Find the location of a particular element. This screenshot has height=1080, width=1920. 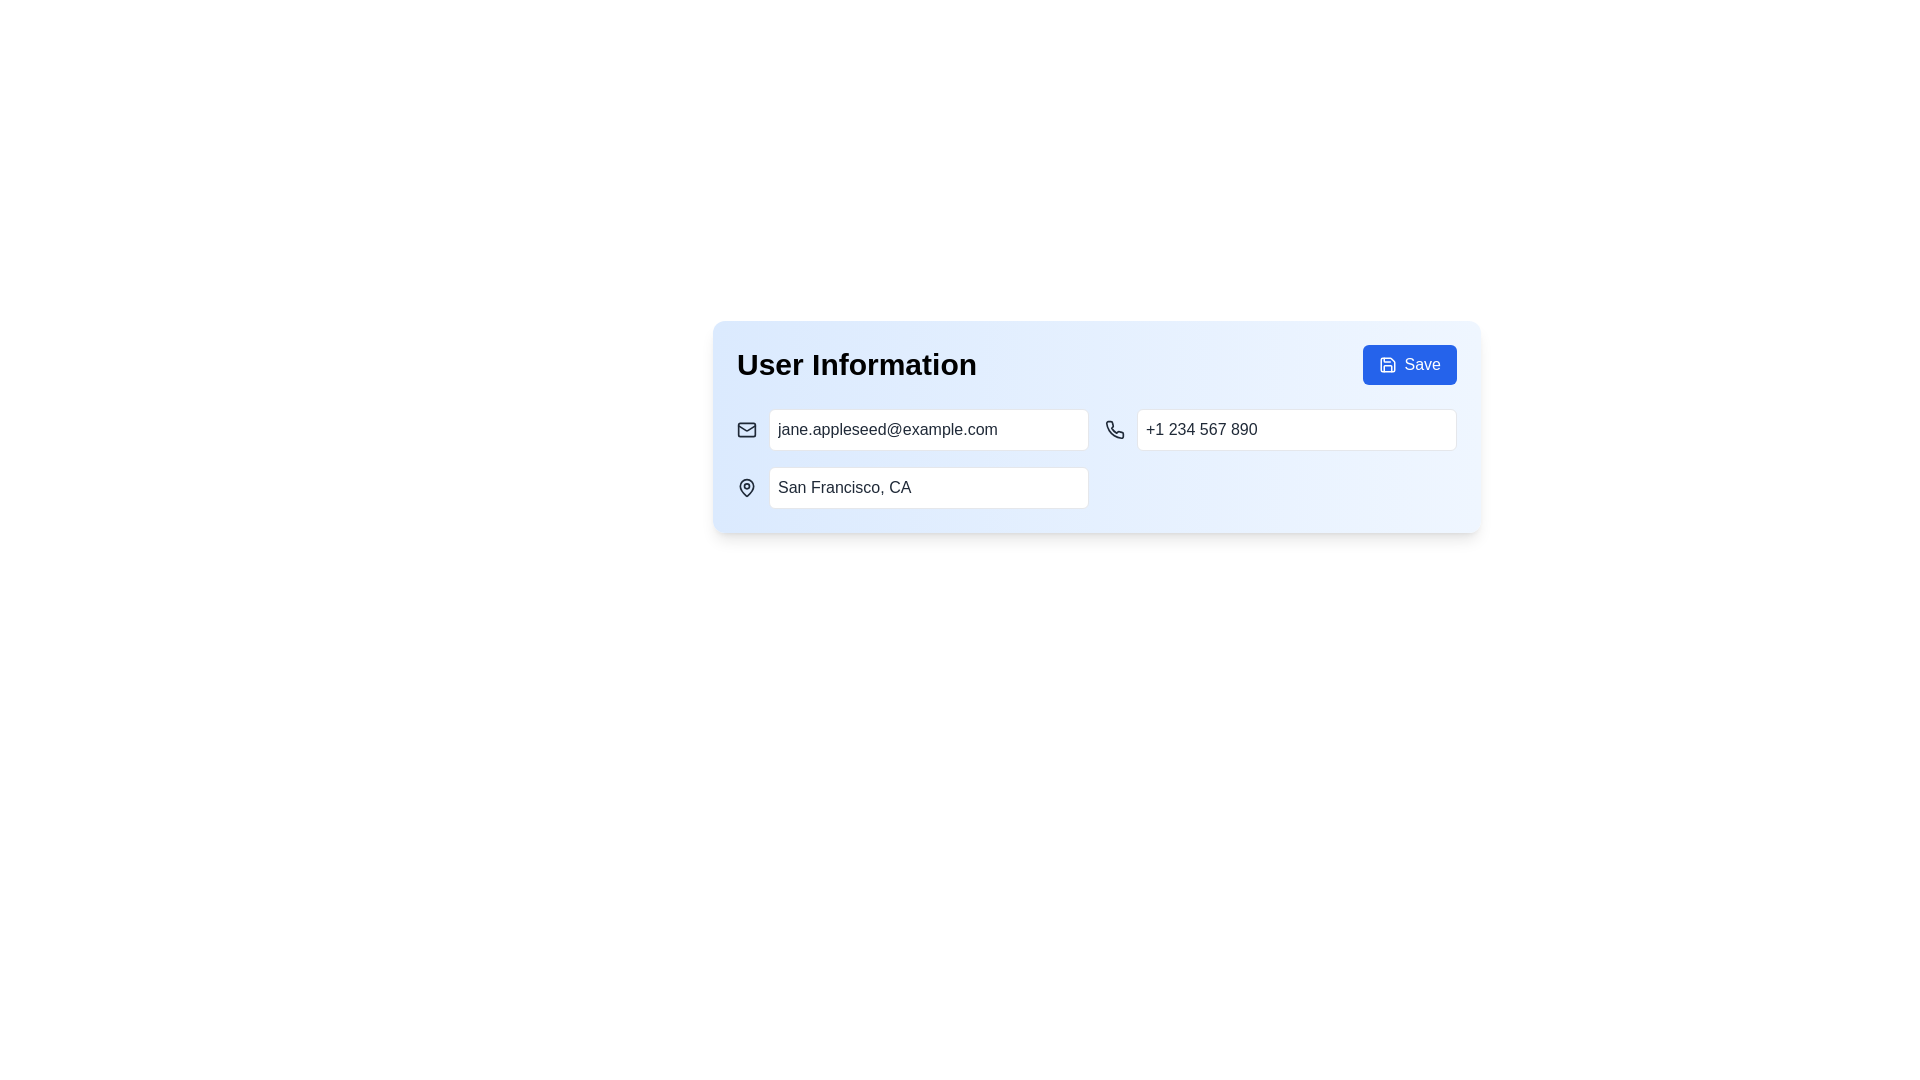

the heading text label that provides context for the user information section below it is located at coordinates (857, 365).